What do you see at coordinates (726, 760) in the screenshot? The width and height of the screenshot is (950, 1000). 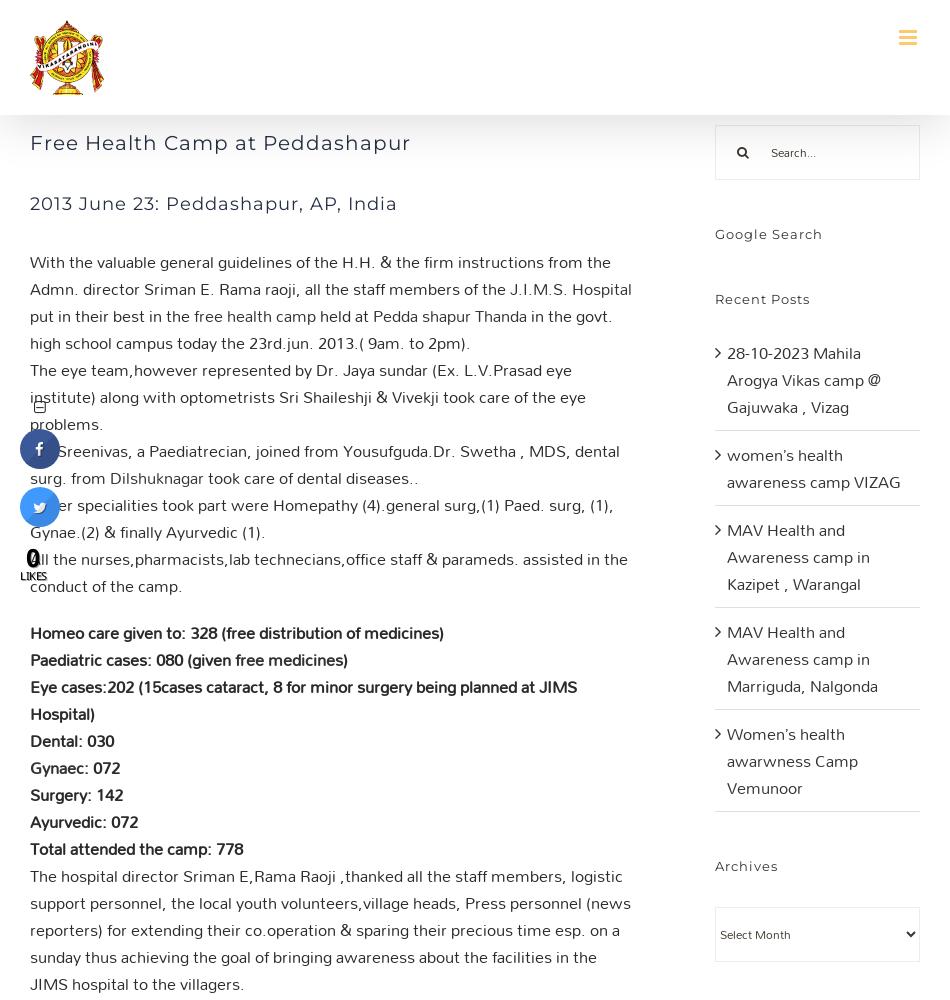 I see `'Women’s health awarwness Camp Vemunoor'` at bounding box center [726, 760].